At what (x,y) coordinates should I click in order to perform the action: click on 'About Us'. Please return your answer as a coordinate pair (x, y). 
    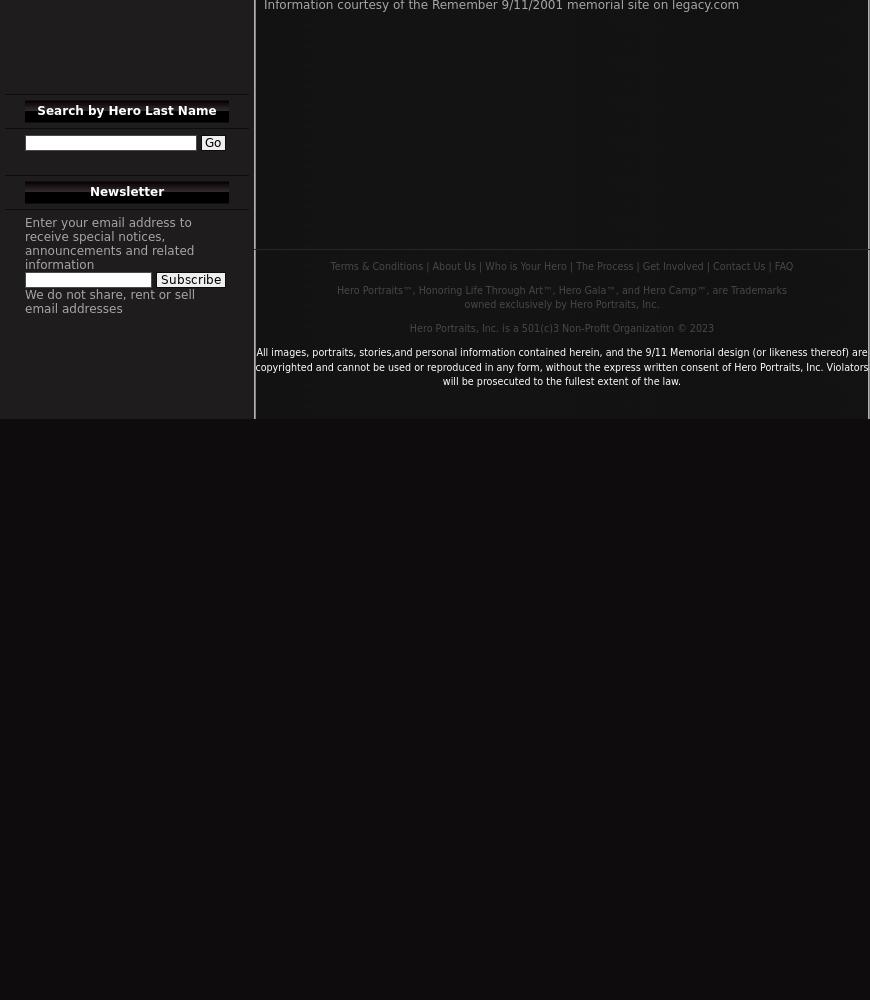
    Looking at the image, I should click on (452, 265).